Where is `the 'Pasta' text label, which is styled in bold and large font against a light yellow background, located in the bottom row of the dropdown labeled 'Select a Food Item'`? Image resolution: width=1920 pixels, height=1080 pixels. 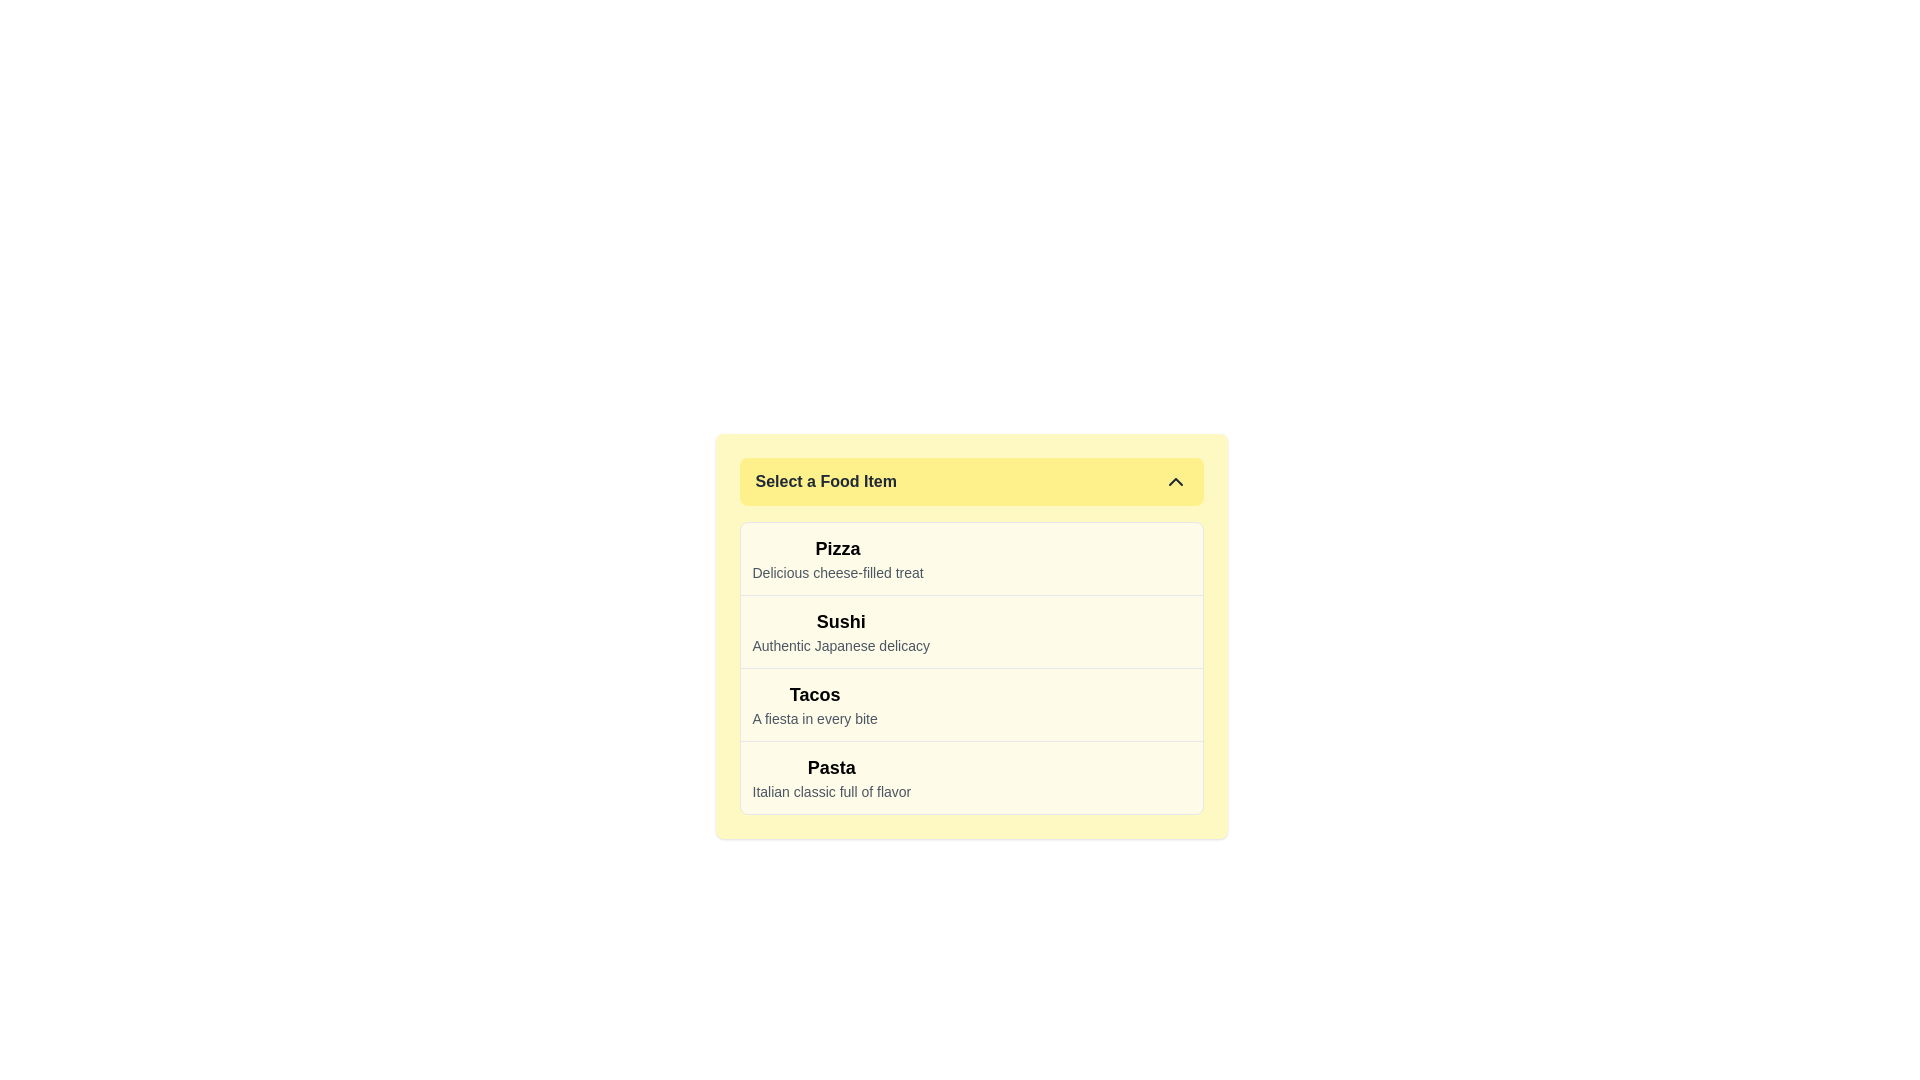 the 'Pasta' text label, which is styled in bold and large font against a light yellow background, located in the bottom row of the dropdown labeled 'Select a Food Item' is located at coordinates (831, 766).